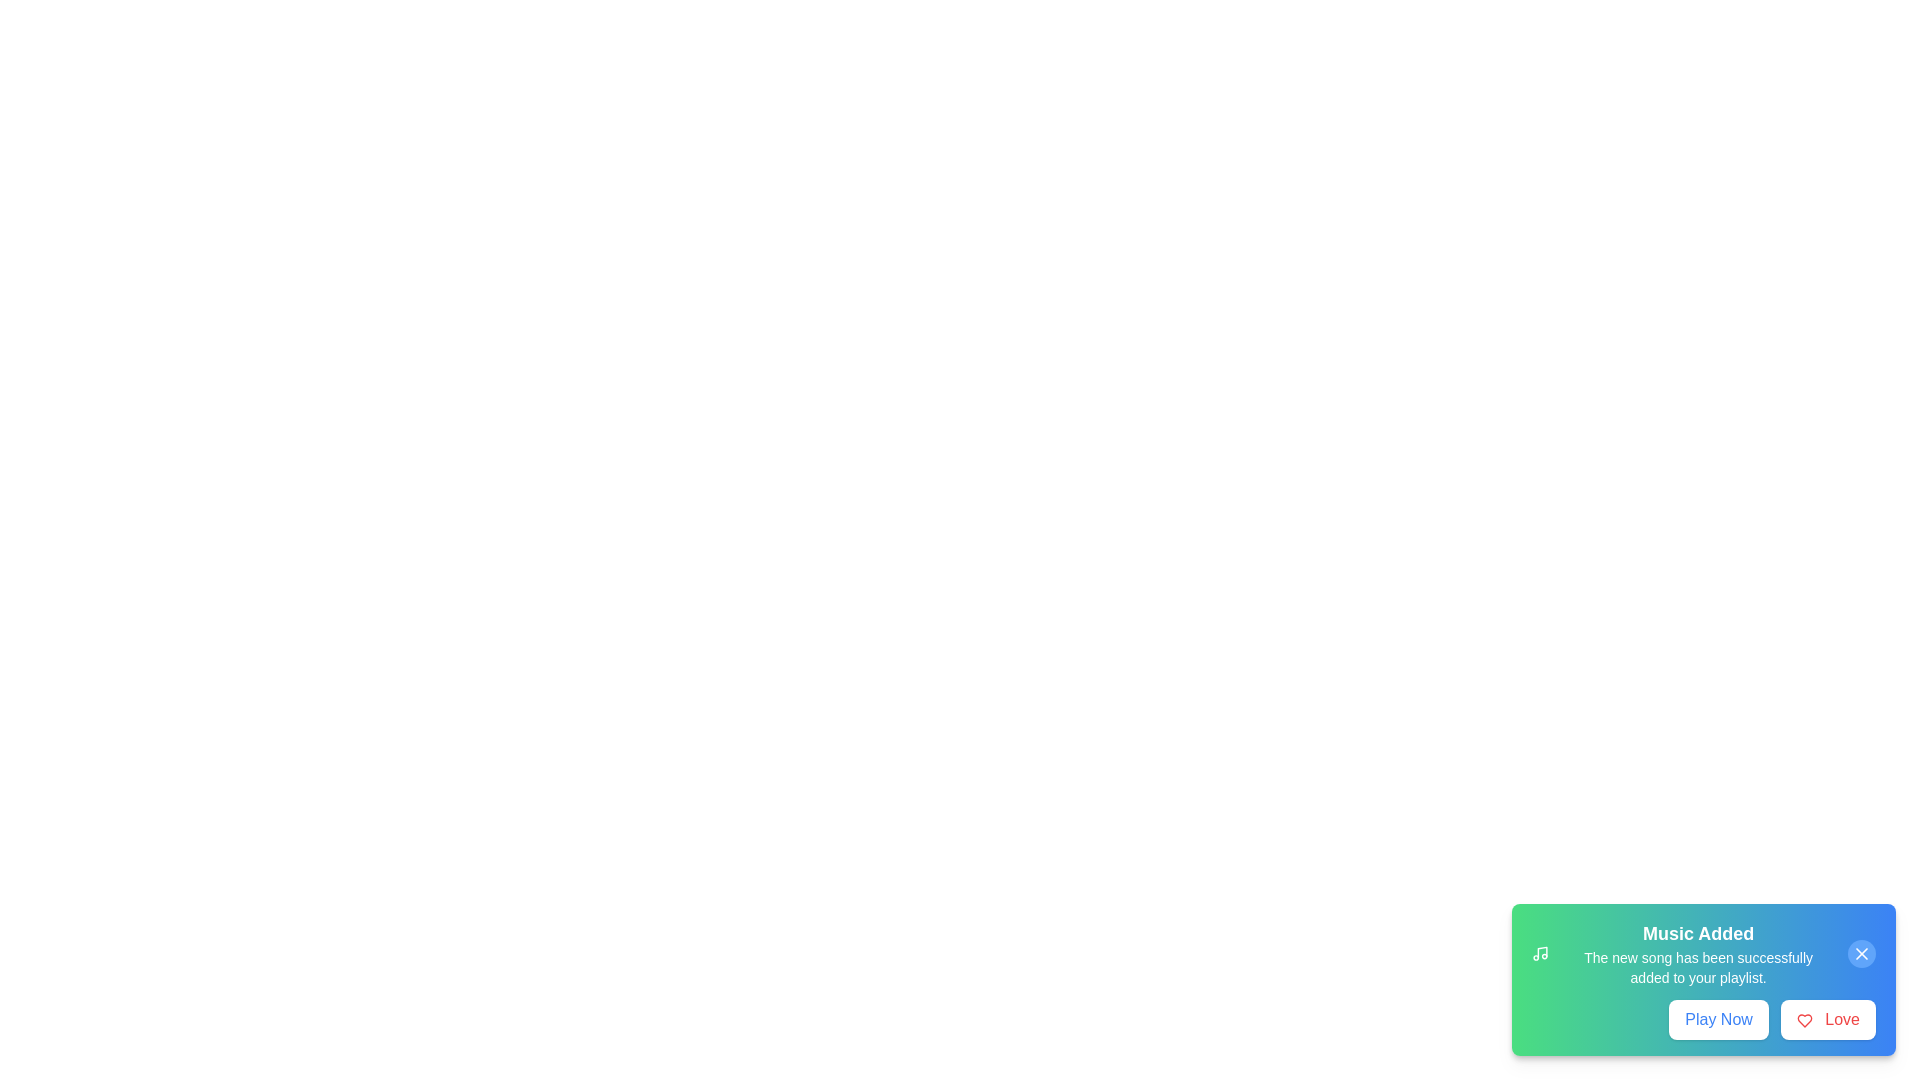 Image resolution: width=1920 pixels, height=1080 pixels. Describe the element at coordinates (1717, 1019) in the screenshot. I see `'Play Now' button to initiate music playback` at that location.